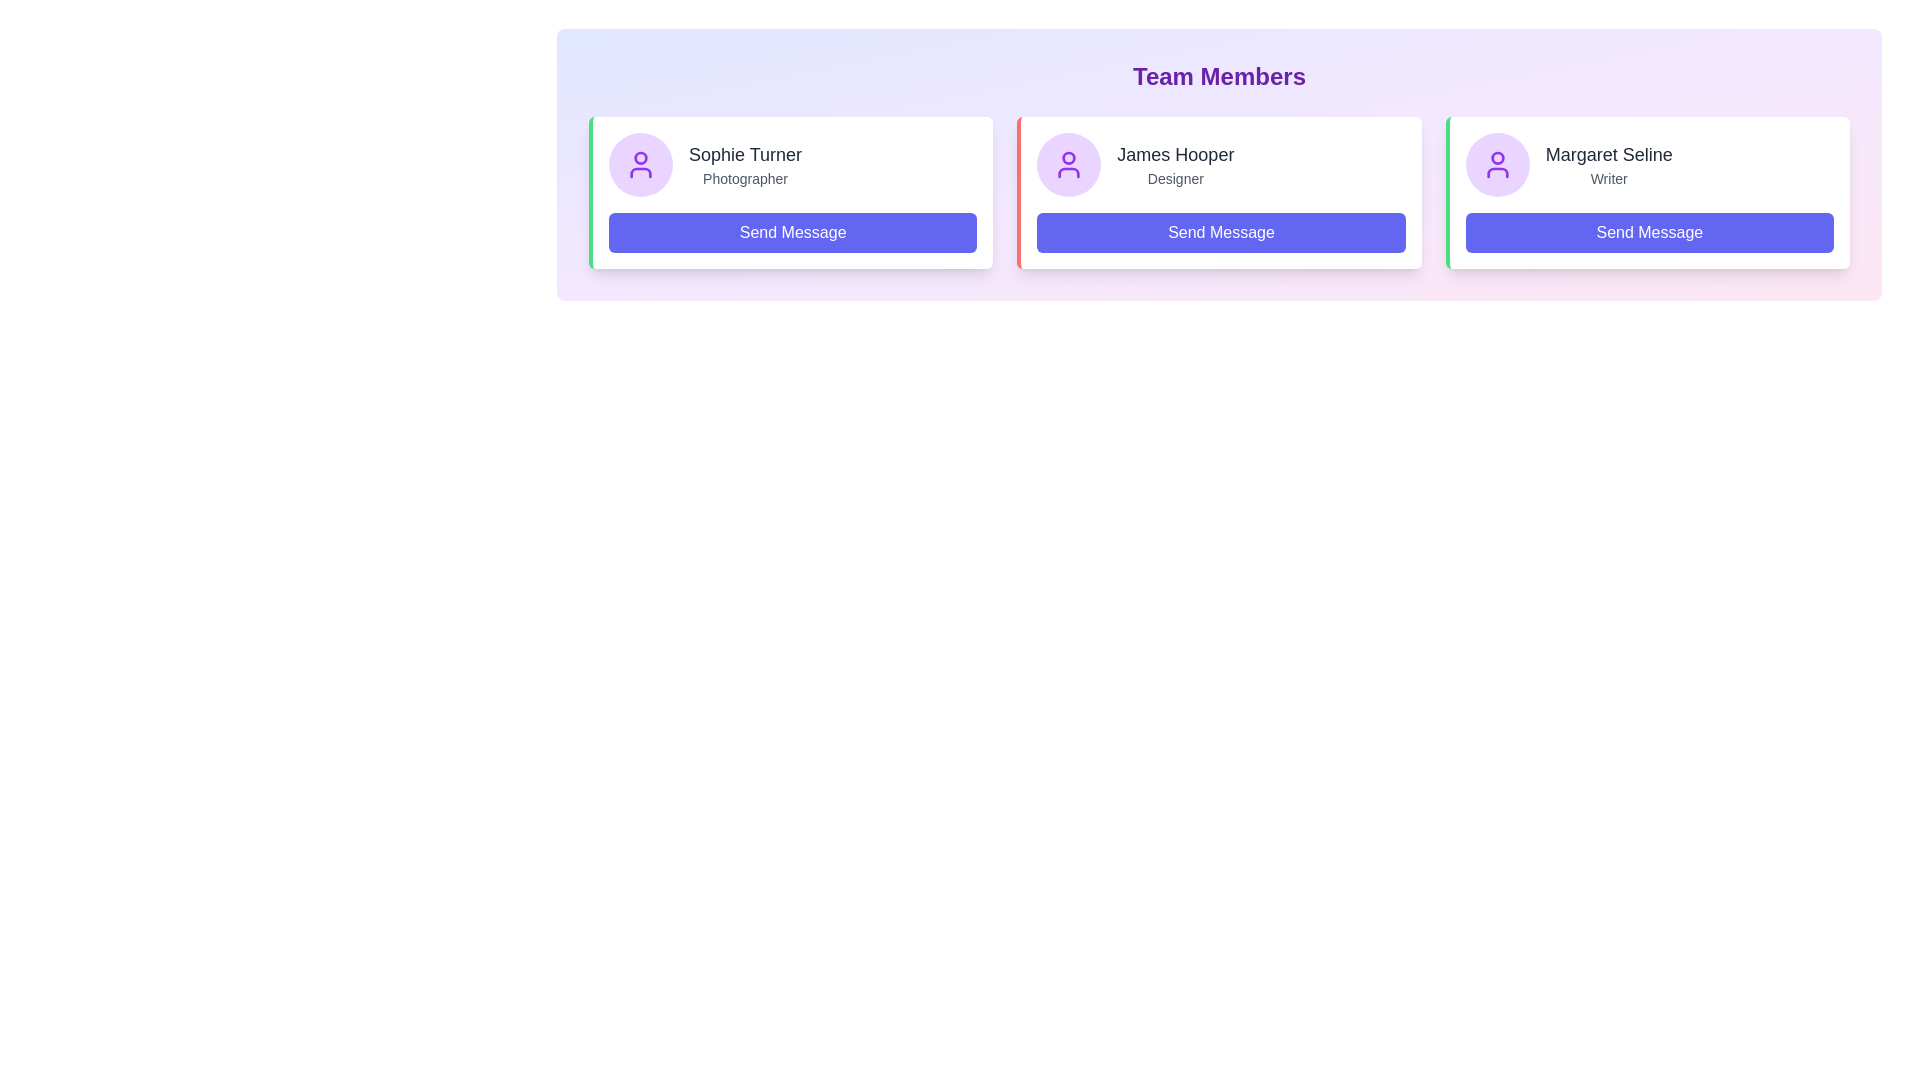 This screenshot has height=1080, width=1920. I want to click on the small graphic circle within the user icon for team member Margaret Seline on her card in the member list, so click(1497, 157).